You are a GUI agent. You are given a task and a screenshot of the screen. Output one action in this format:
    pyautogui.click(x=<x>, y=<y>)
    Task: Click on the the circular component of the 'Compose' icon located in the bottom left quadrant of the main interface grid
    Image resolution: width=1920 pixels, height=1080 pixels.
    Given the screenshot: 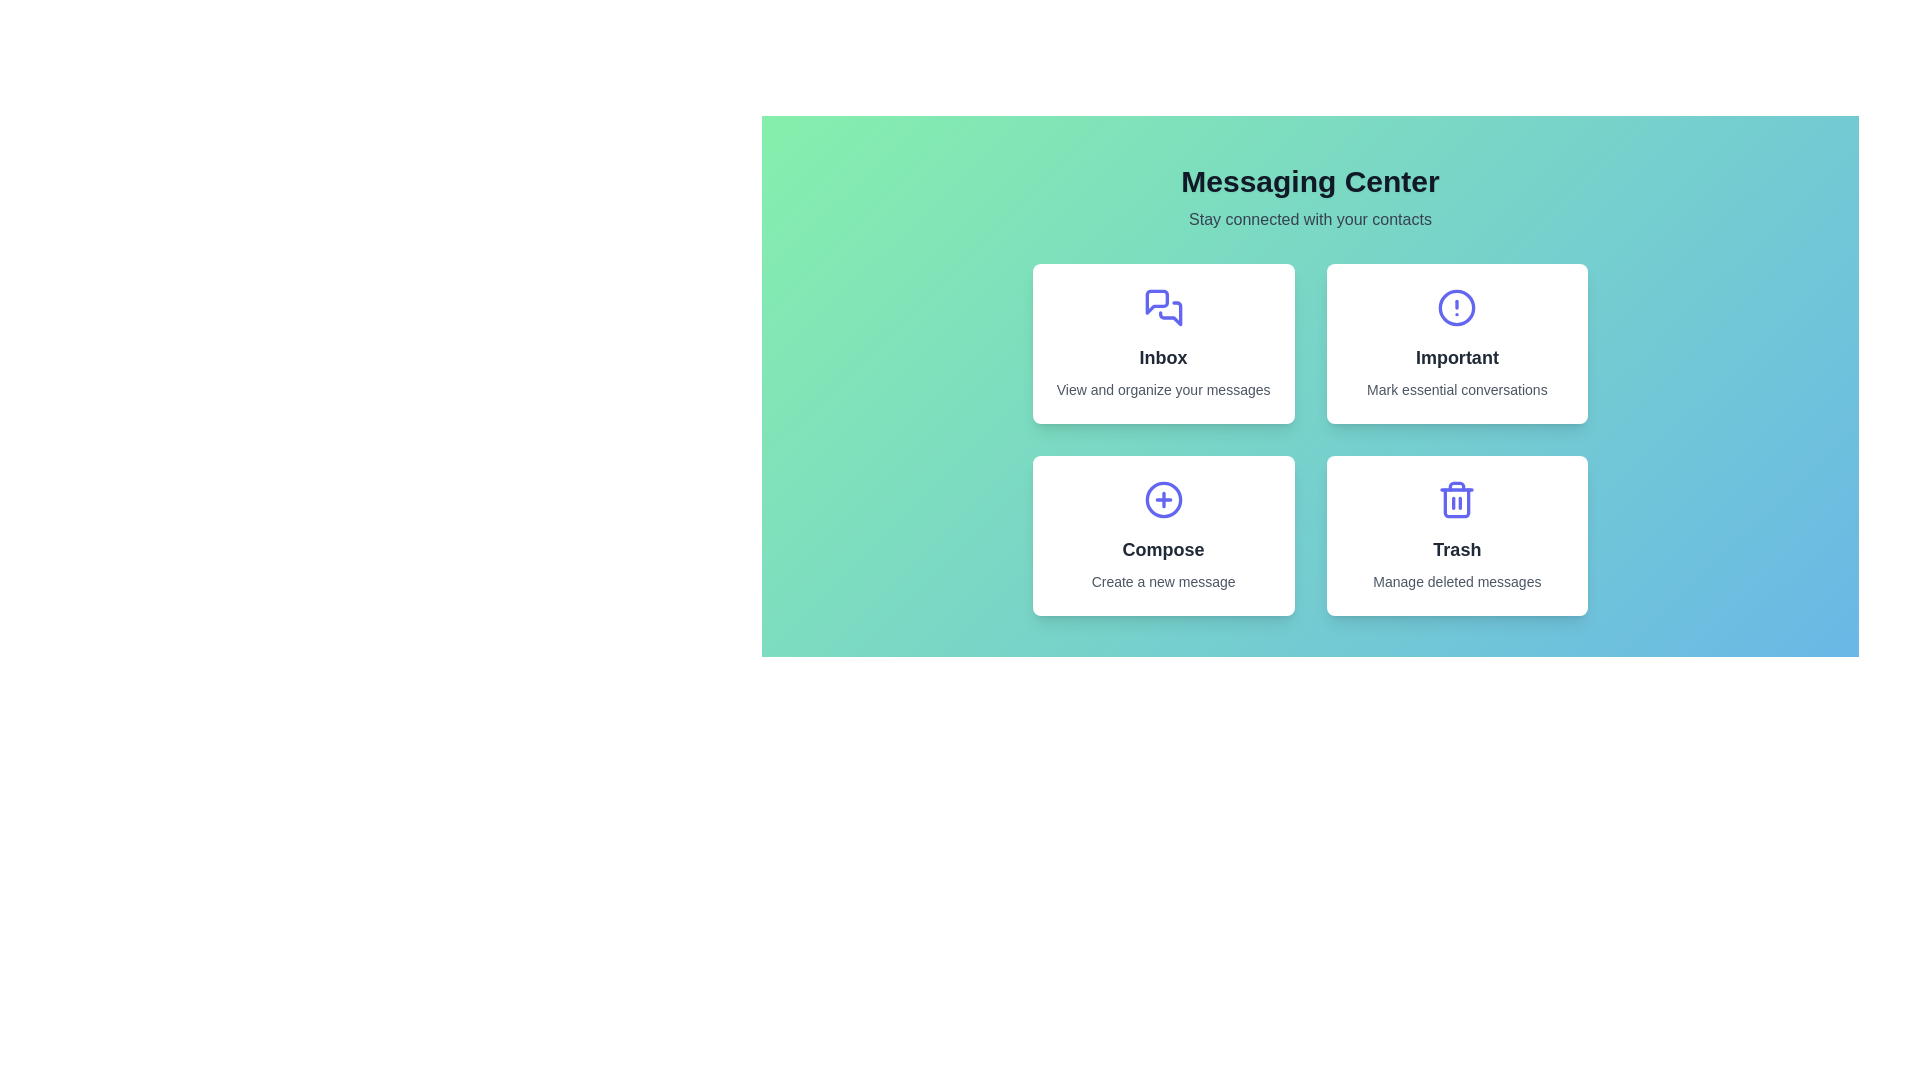 What is the action you would take?
    pyautogui.click(x=1163, y=499)
    